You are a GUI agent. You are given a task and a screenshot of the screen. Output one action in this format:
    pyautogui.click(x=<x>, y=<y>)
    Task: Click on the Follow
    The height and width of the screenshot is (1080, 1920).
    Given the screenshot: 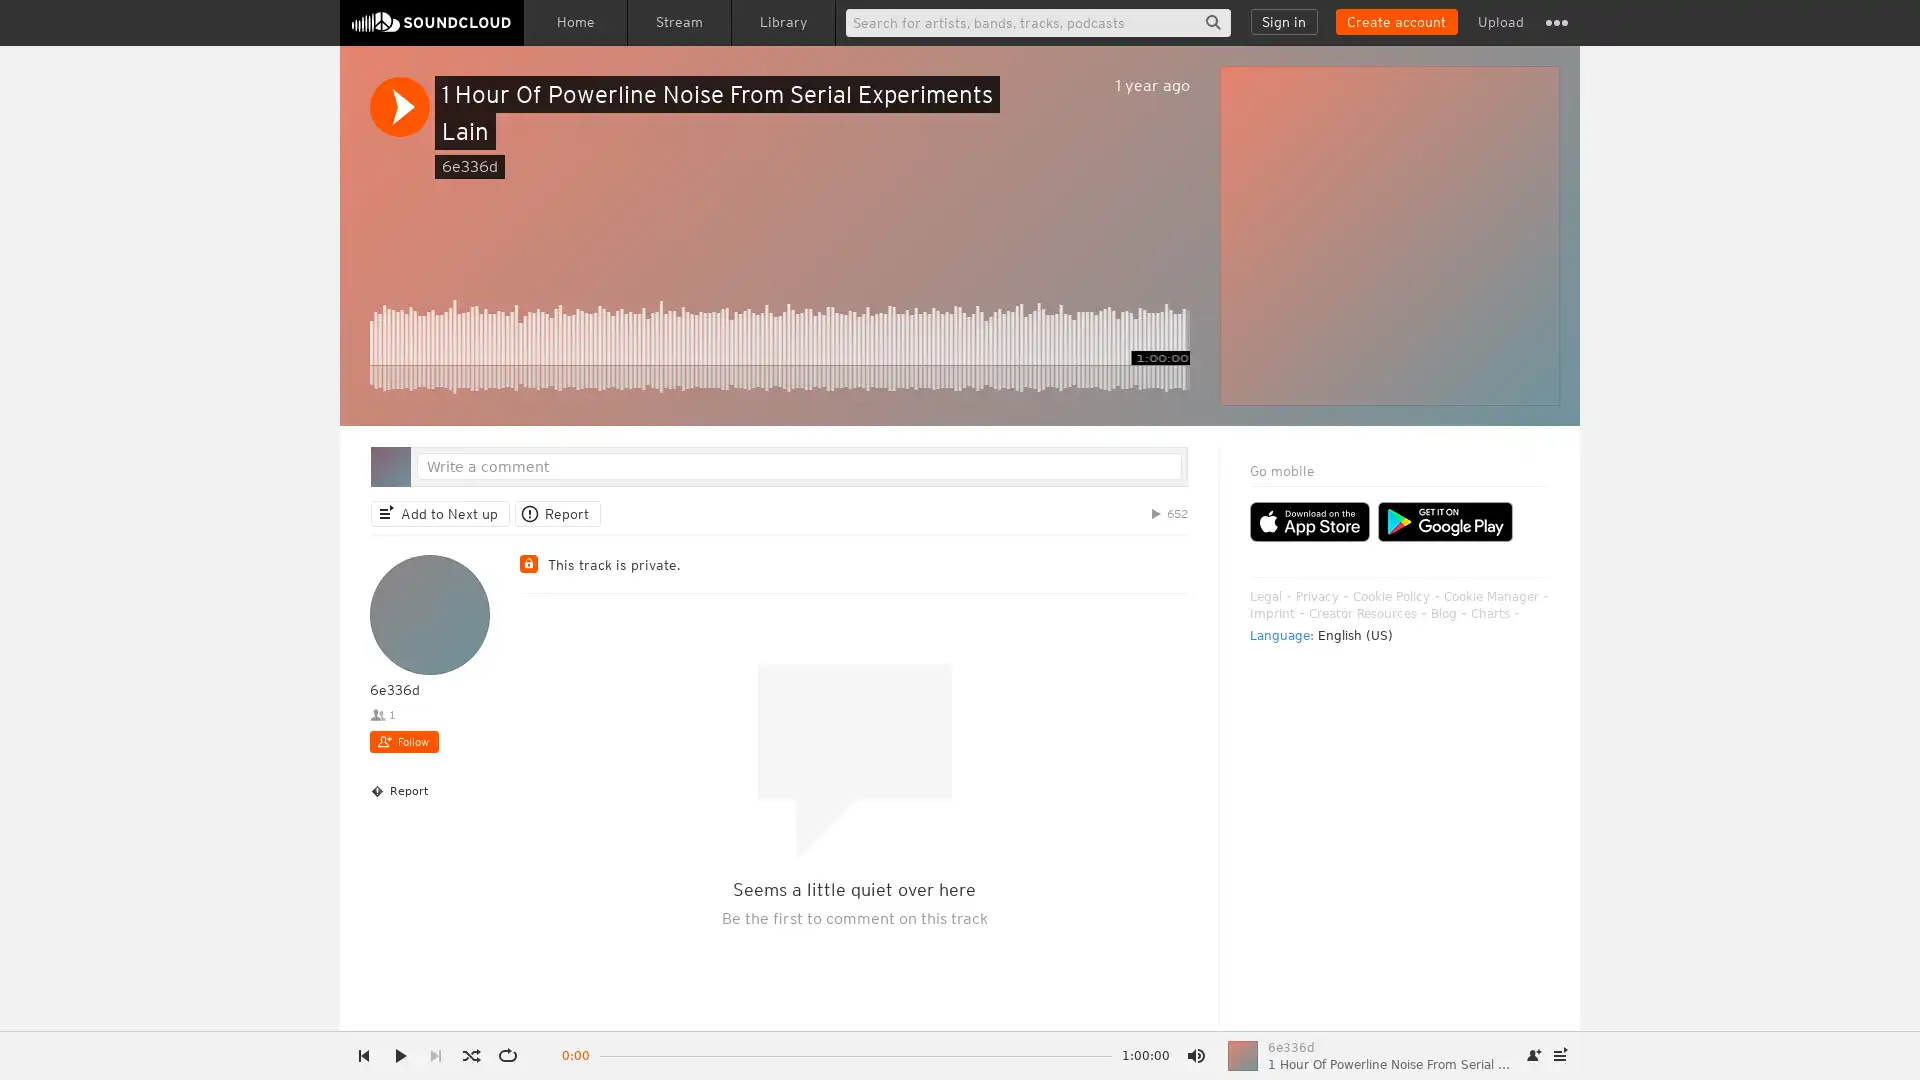 What is the action you would take?
    pyautogui.click(x=403, y=741)
    